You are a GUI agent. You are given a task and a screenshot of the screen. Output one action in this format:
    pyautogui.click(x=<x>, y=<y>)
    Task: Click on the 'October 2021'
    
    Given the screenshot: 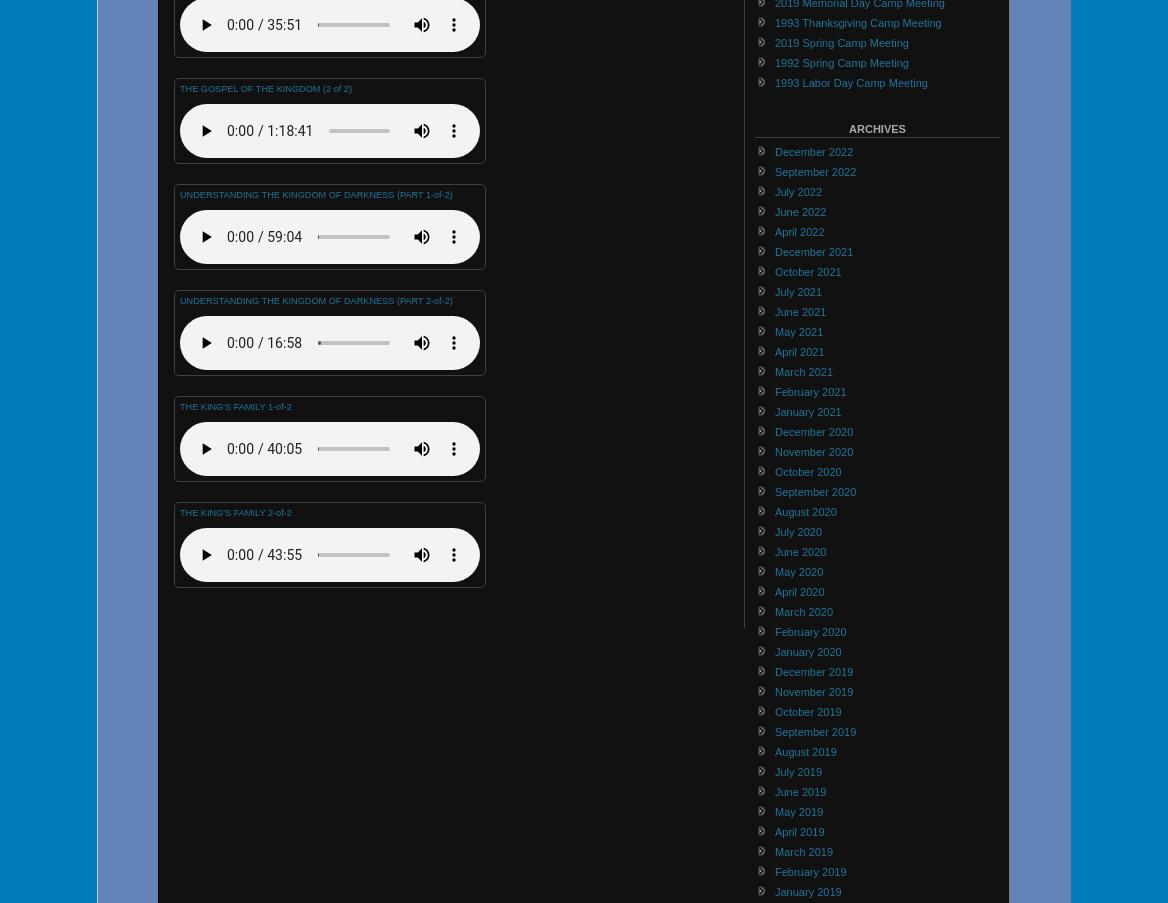 What is the action you would take?
    pyautogui.click(x=807, y=269)
    